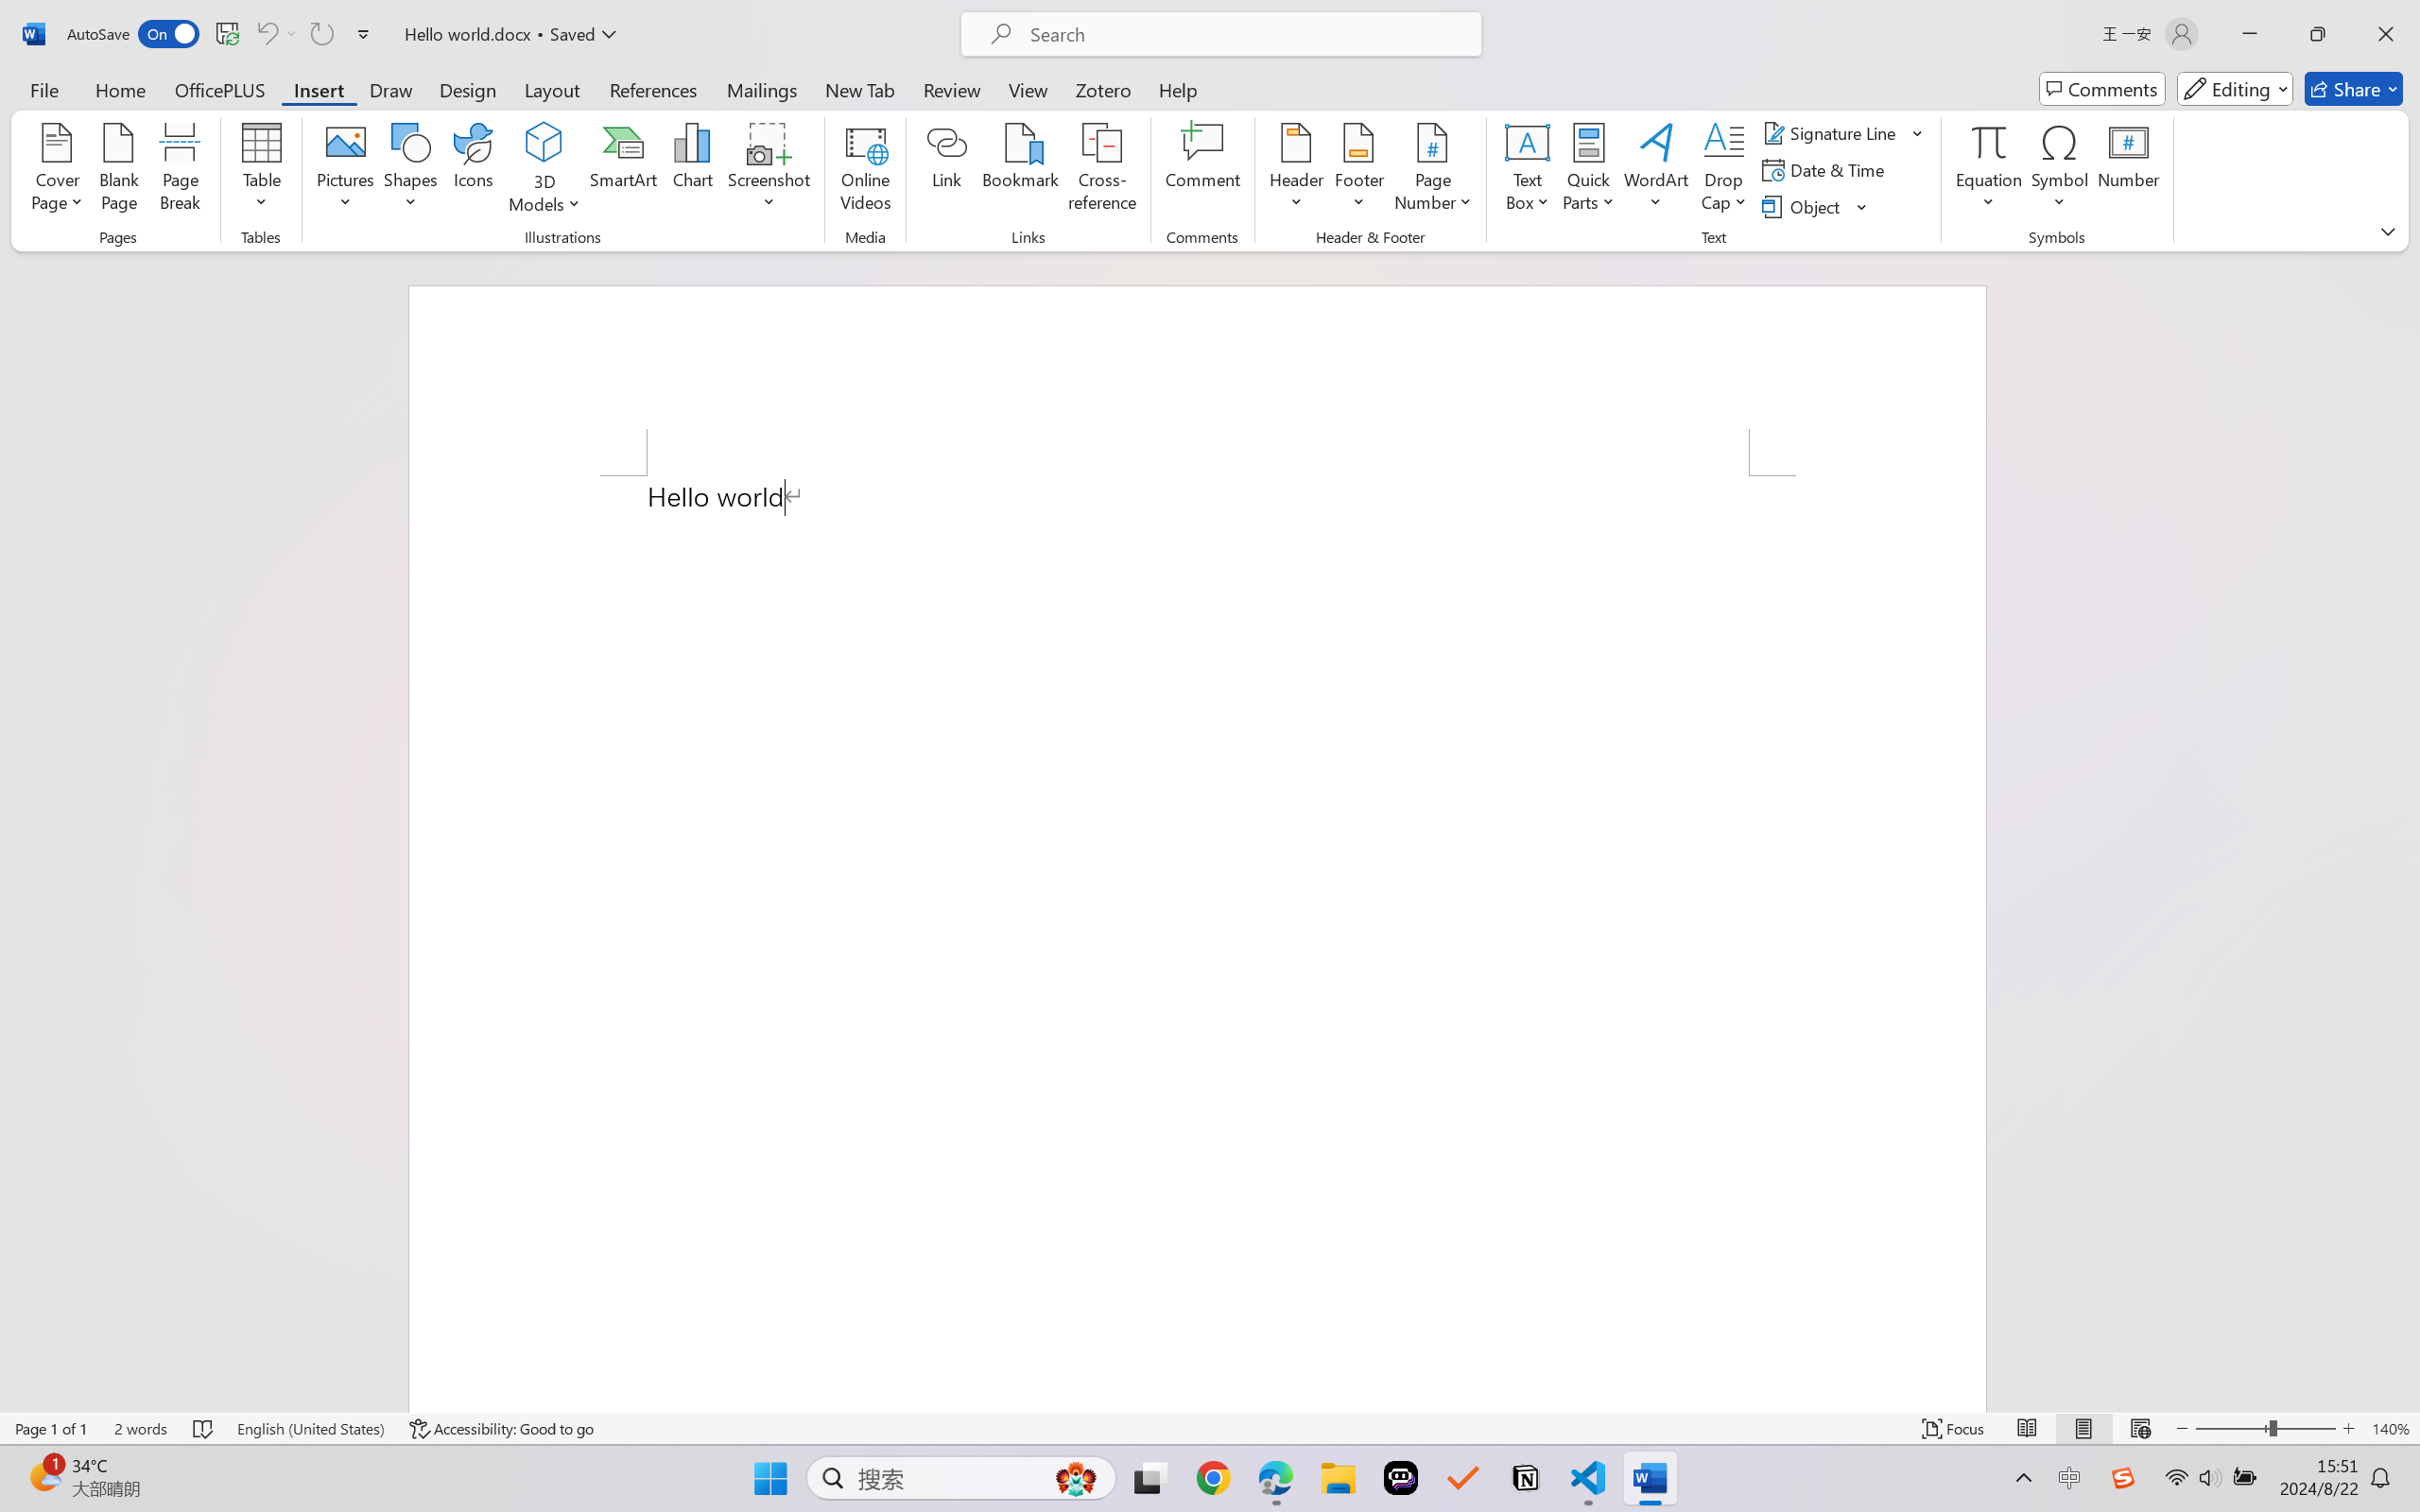  I want to click on 'More Options', so click(1988, 195).